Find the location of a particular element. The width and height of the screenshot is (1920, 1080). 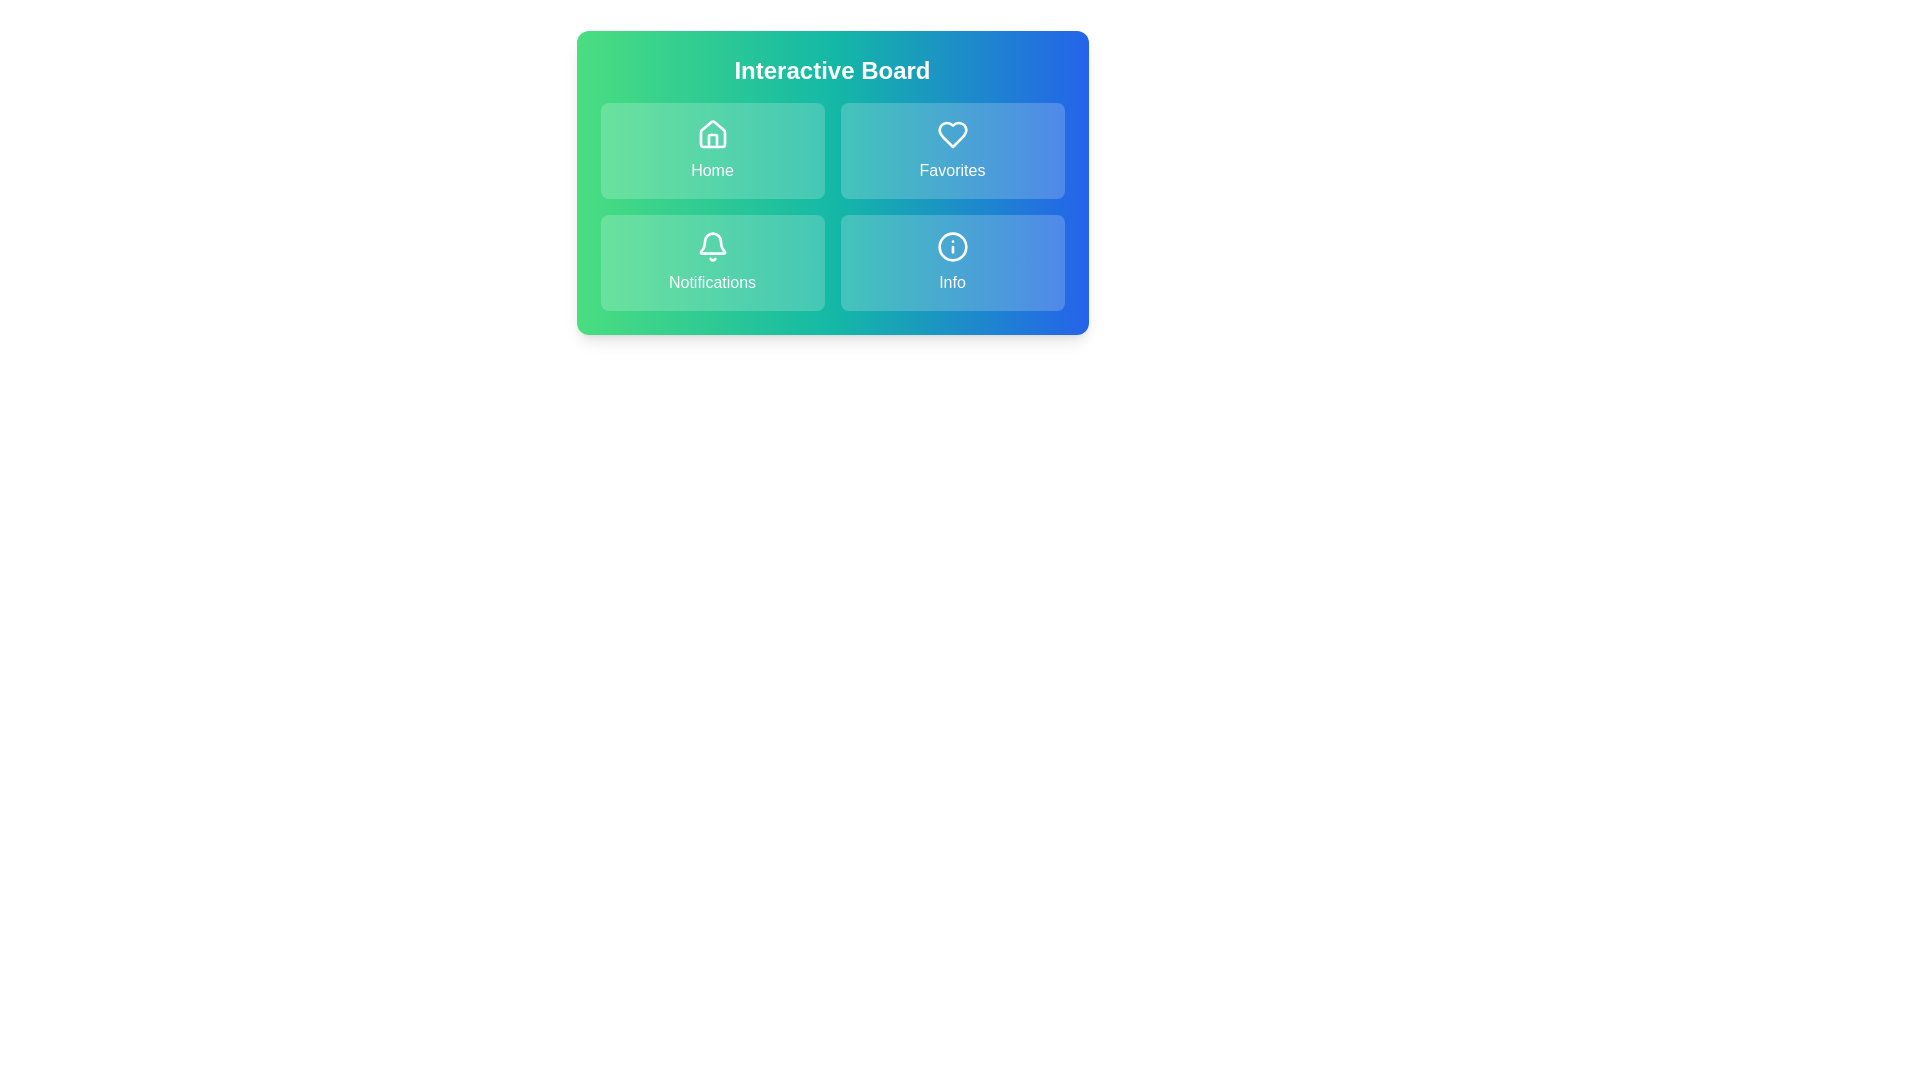

the house-shaped icon within the green 'Home' button located in the top-left quadrant of the 'Interactive Board' card is located at coordinates (712, 134).